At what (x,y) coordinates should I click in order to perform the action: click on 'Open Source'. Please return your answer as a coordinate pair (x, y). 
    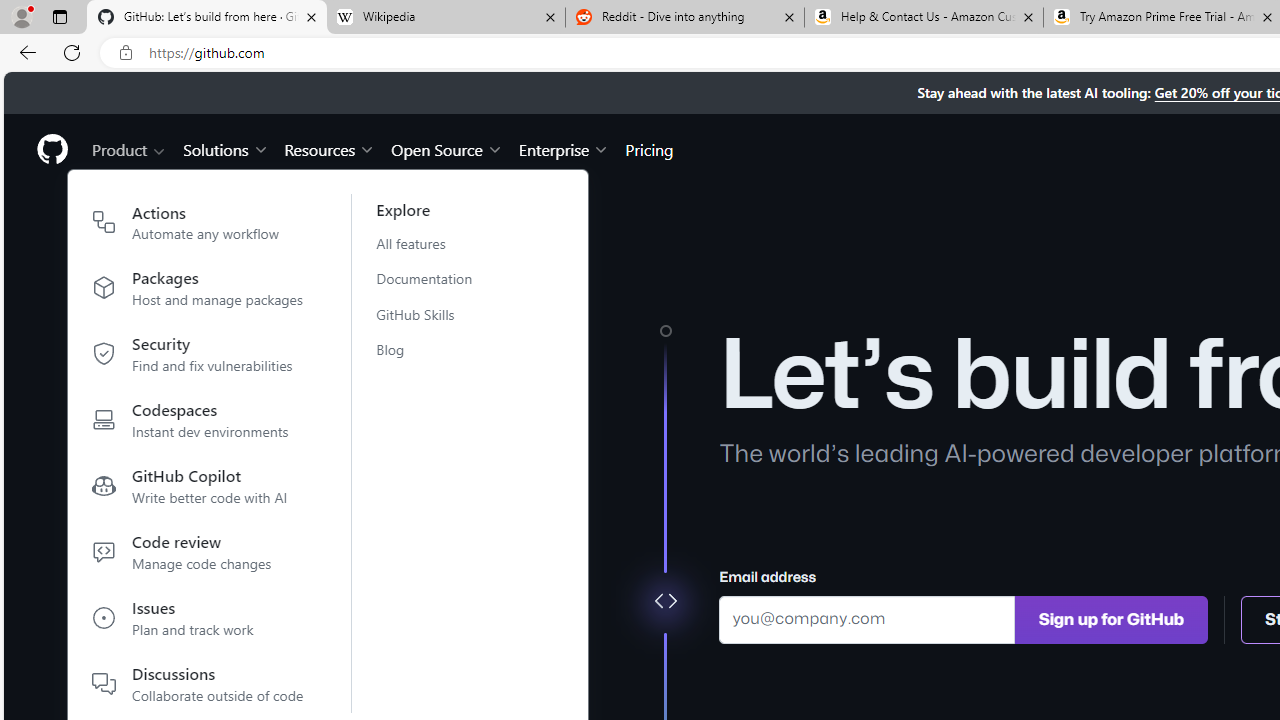
    Looking at the image, I should click on (445, 148).